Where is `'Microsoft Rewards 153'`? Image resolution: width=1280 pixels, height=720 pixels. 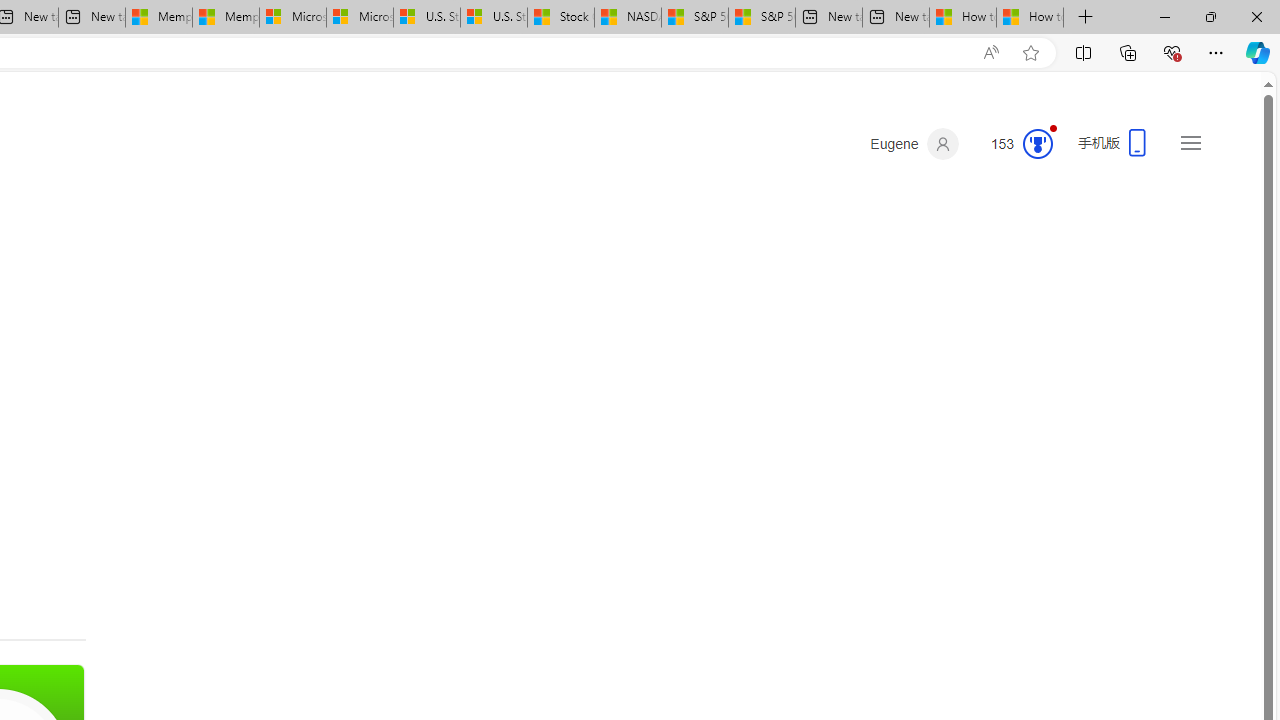 'Microsoft Rewards 153' is located at coordinates (1014, 143).